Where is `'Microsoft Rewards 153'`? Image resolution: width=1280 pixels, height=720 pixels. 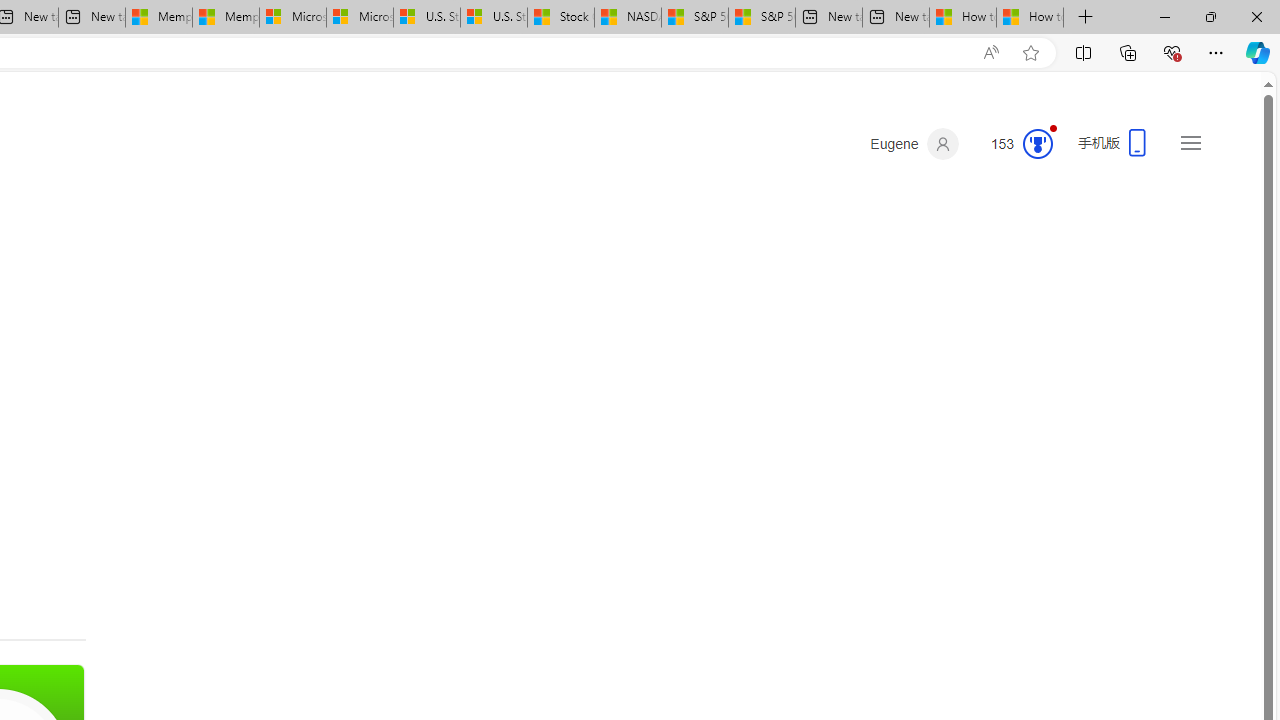 'Microsoft Rewards 153' is located at coordinates (1014, 143).